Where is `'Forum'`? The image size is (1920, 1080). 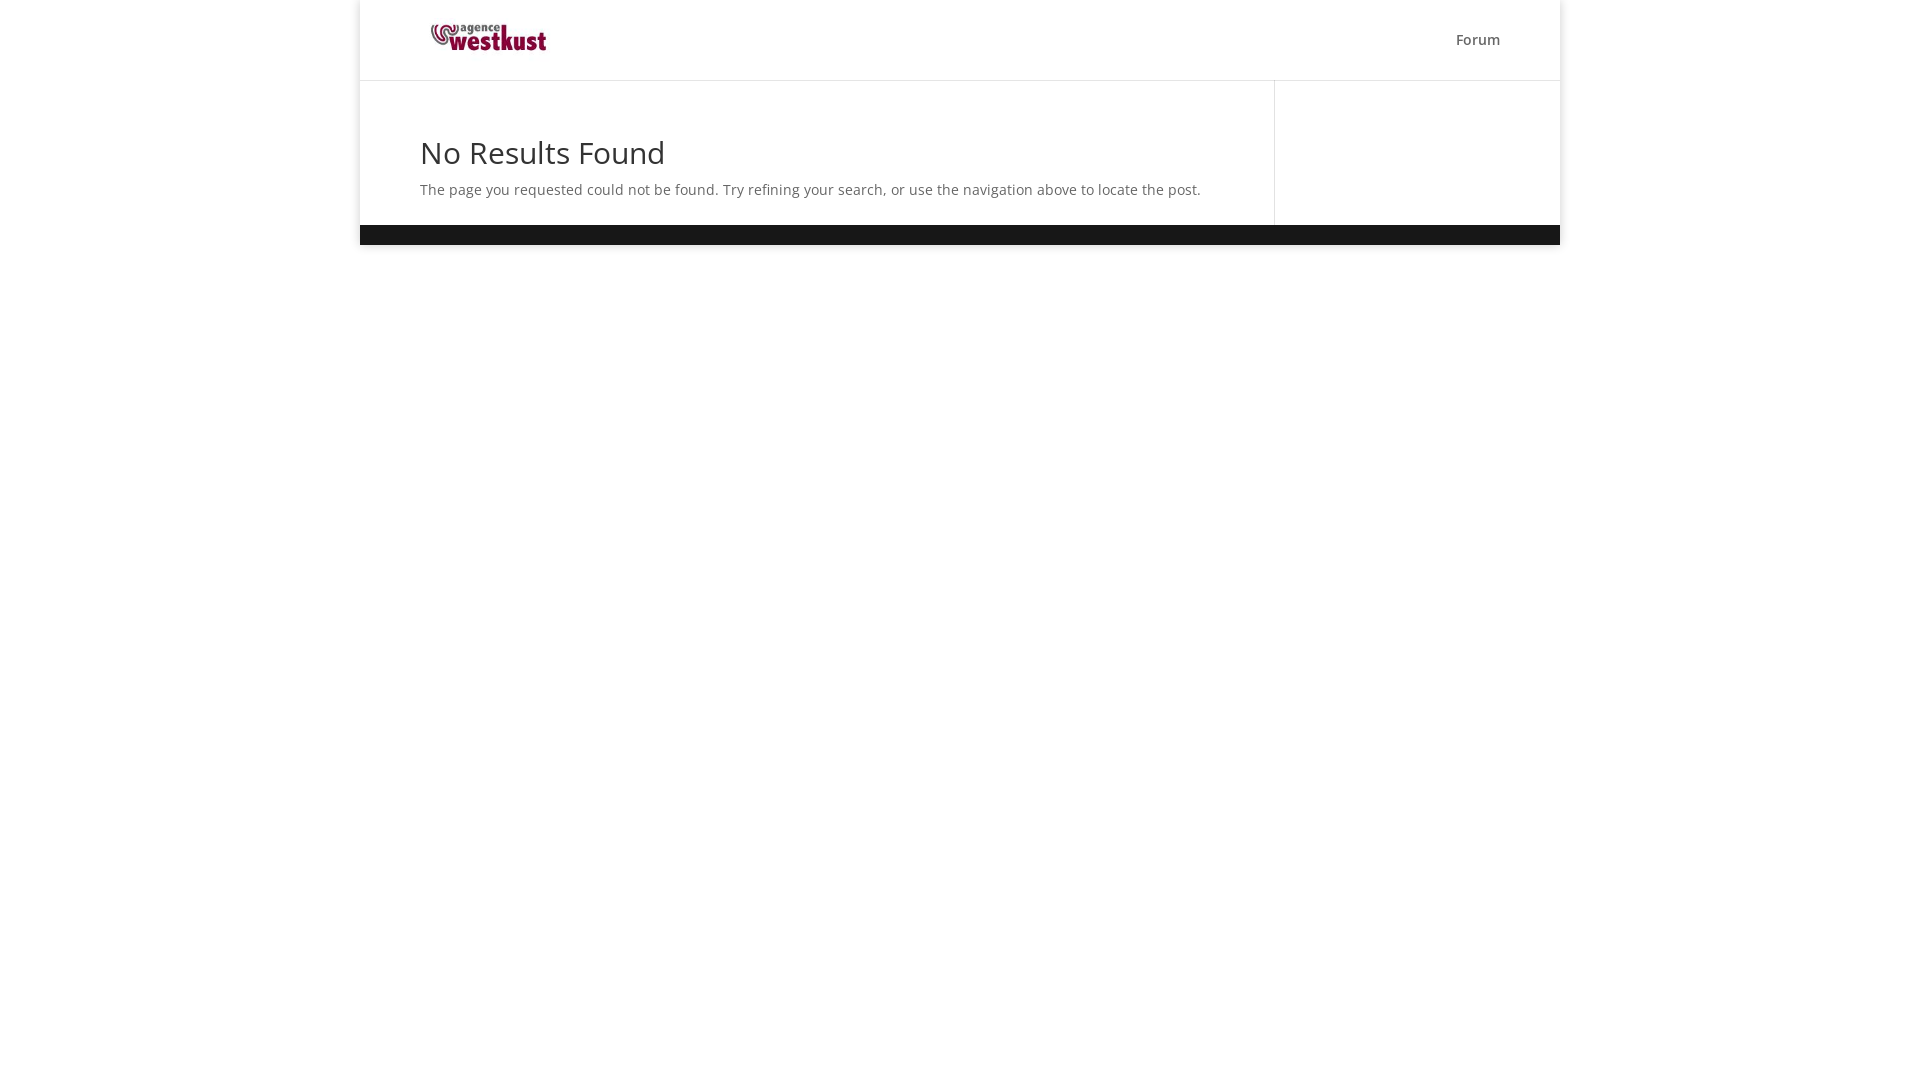 'Forum' is located at coordinates (1478, 55).